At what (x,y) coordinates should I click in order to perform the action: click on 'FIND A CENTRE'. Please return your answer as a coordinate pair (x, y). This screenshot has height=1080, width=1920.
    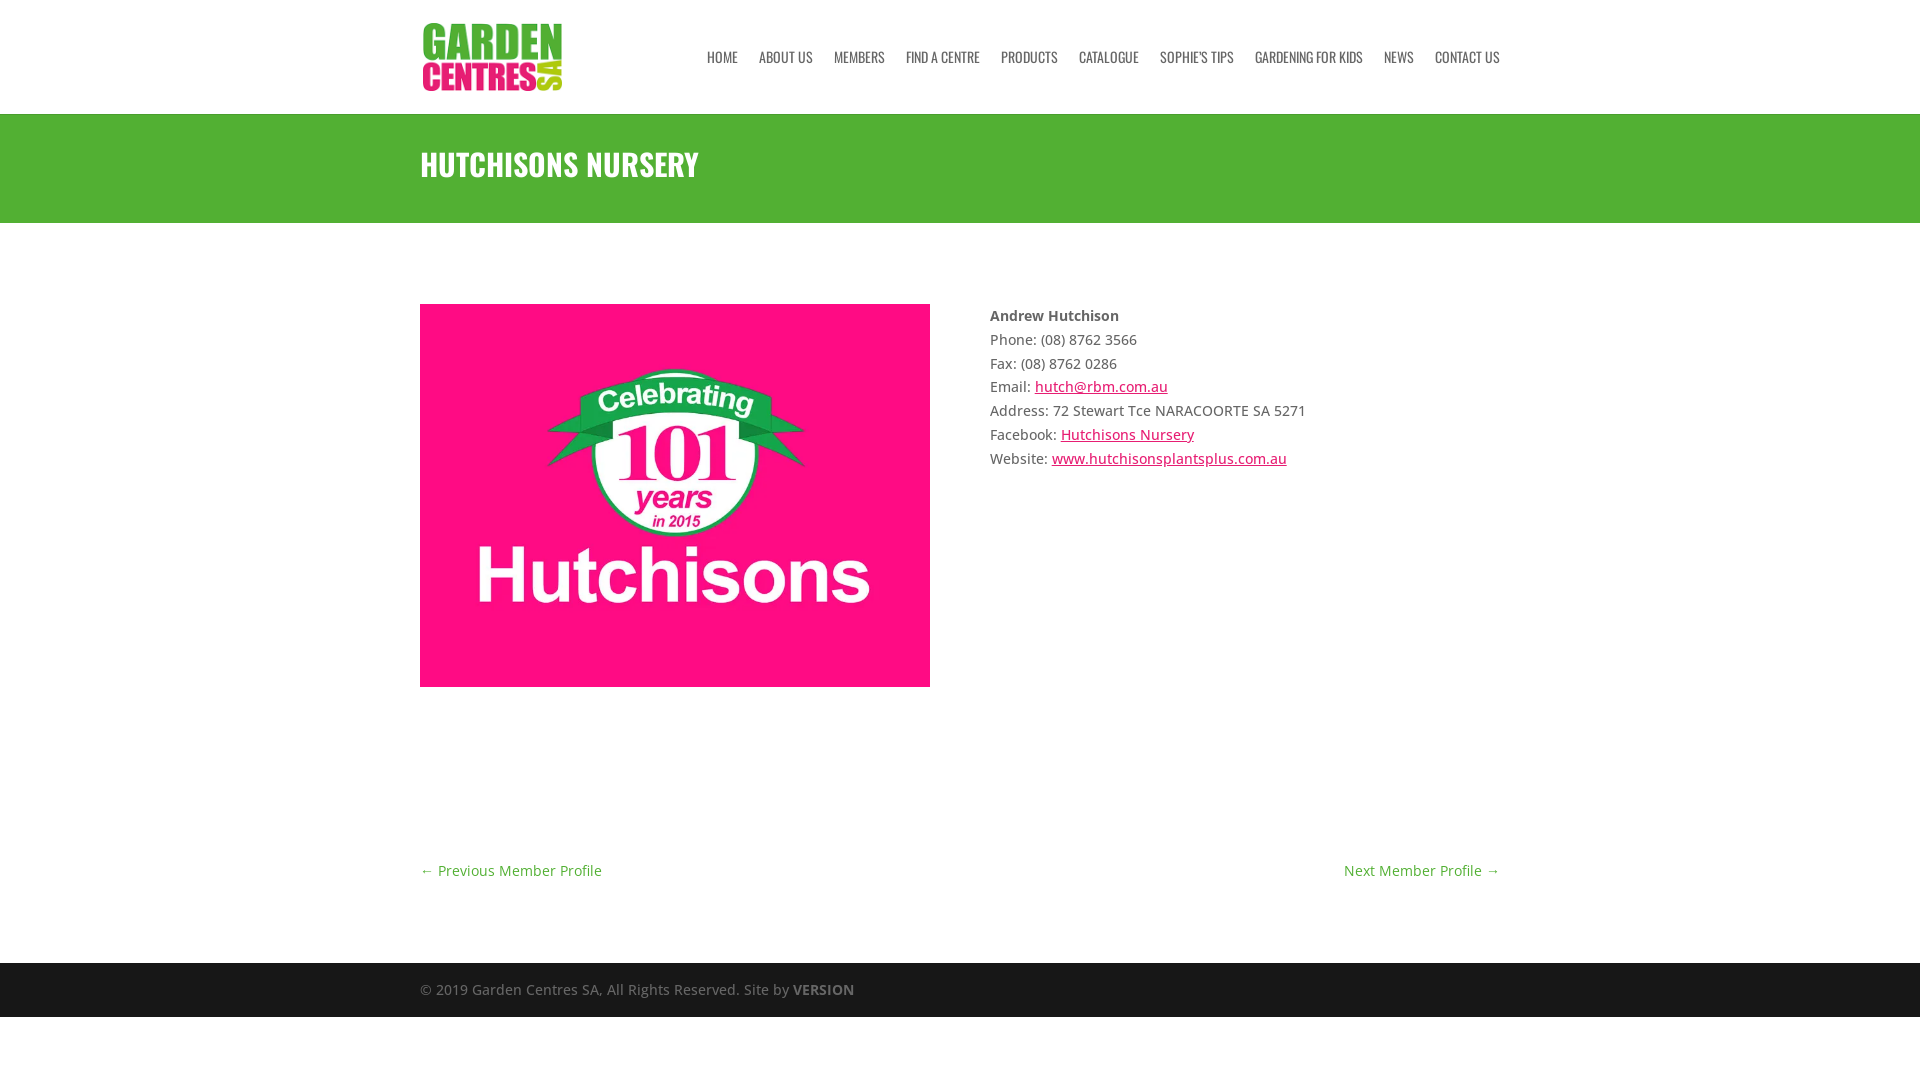
    Looking at the image, I should click on (941, 80).